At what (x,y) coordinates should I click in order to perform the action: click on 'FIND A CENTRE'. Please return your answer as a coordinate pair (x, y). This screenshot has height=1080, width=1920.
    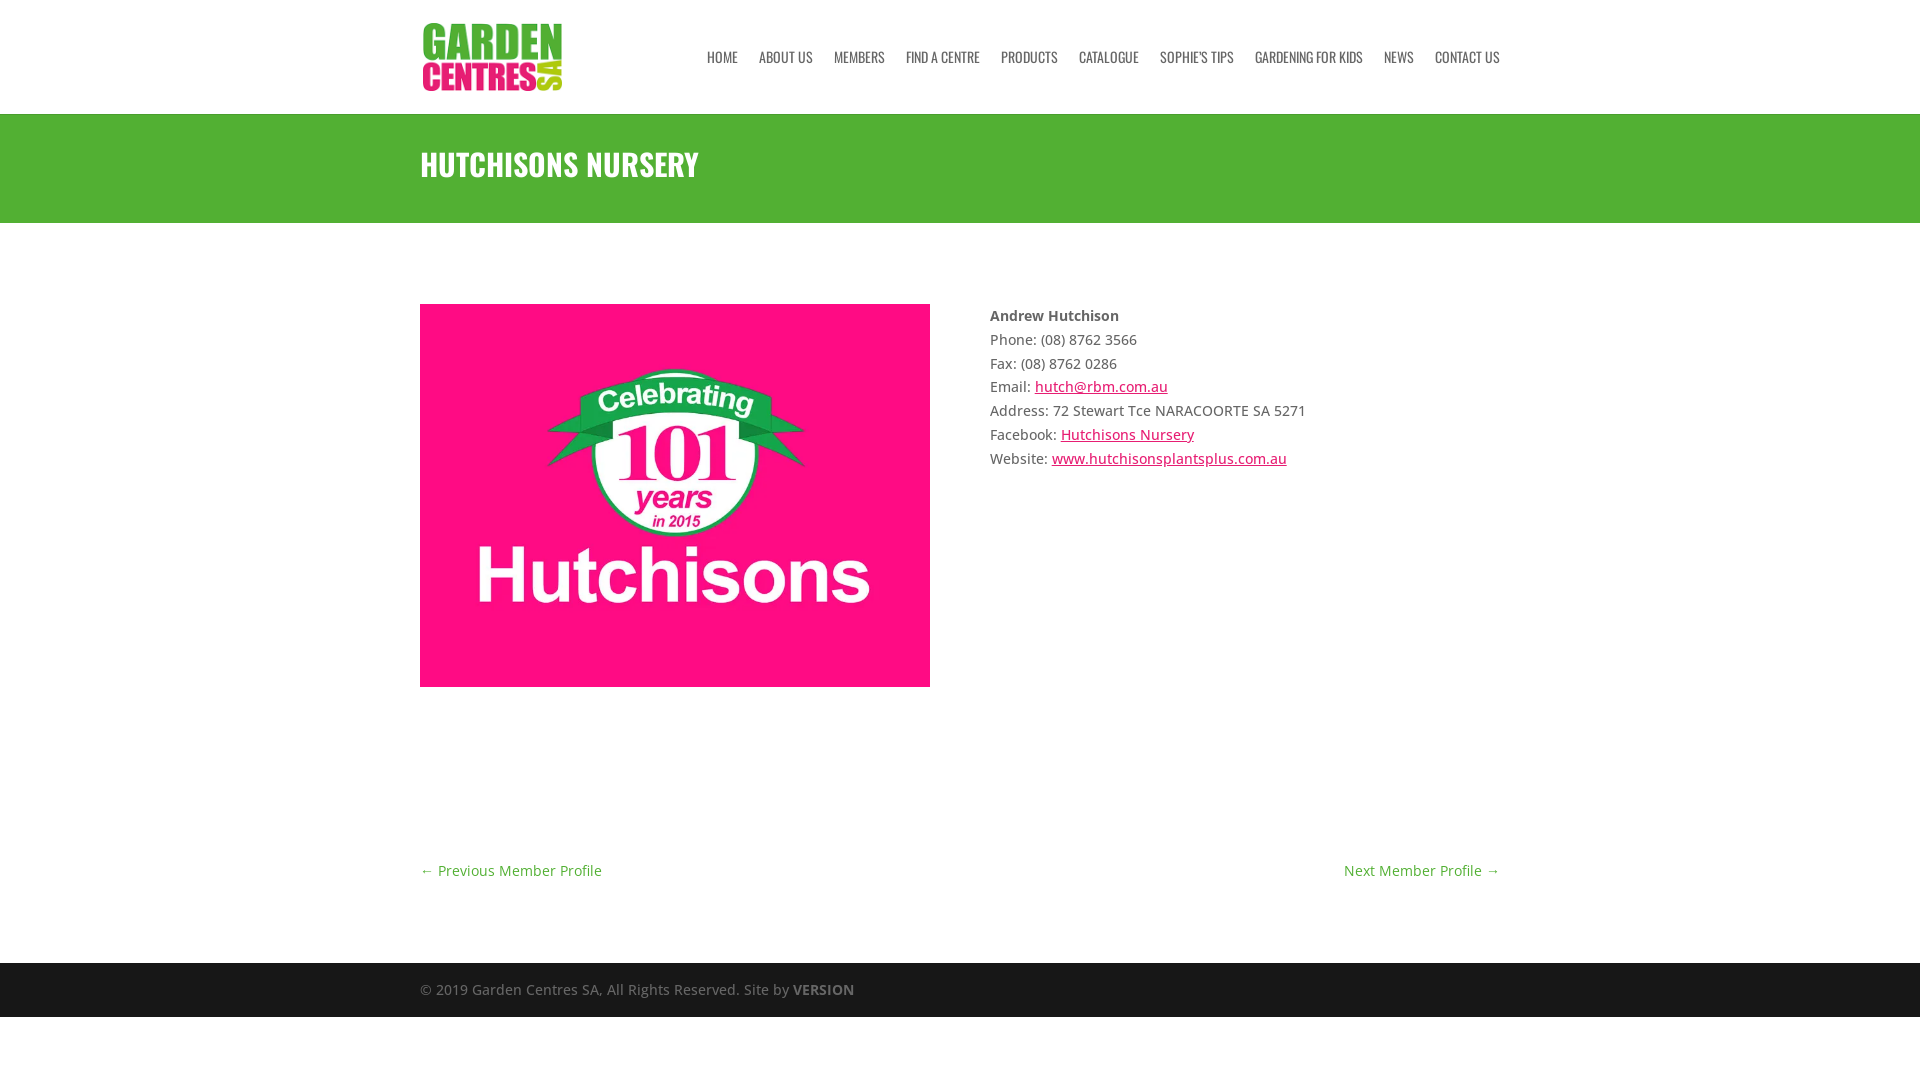
    Looking at the image, I should click on (941, 80).